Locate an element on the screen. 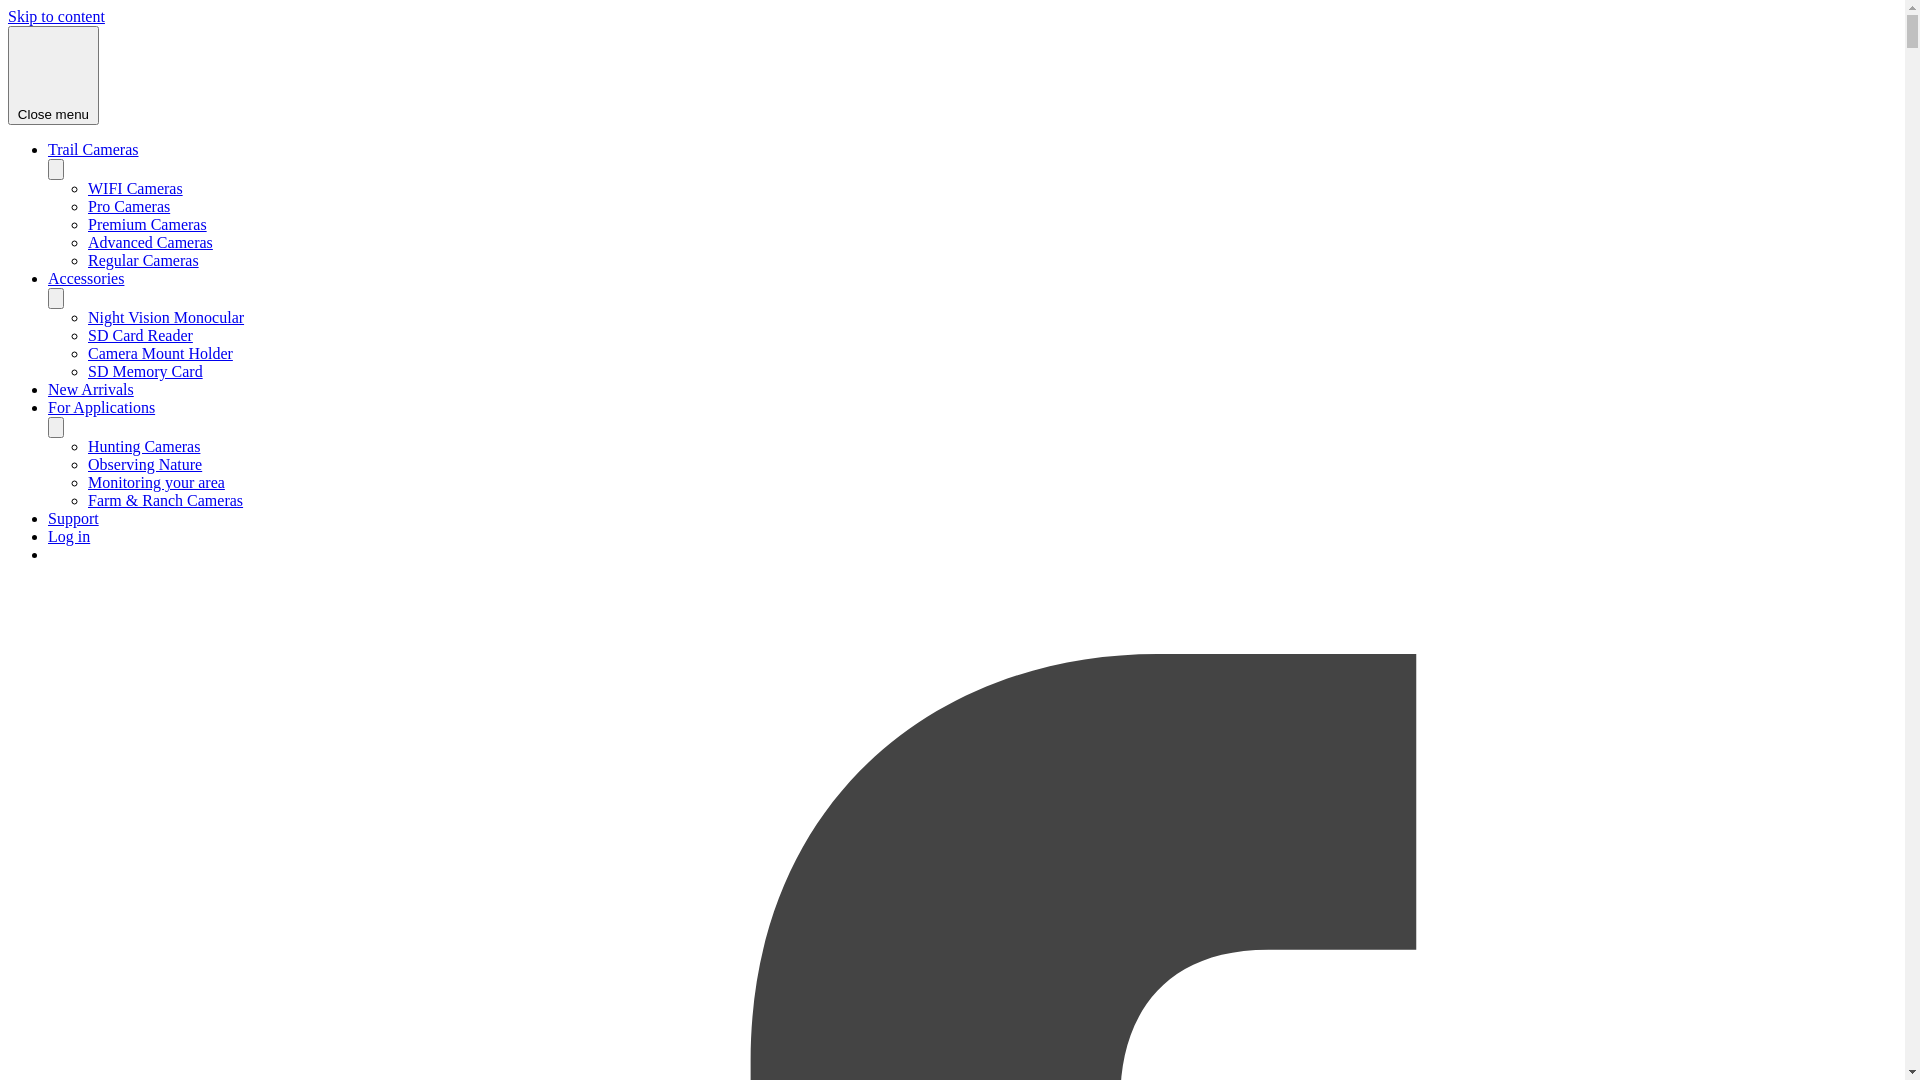 This screenshot has width=1920, height=1080. 'For Applications' is located at coordinates (100, 406).